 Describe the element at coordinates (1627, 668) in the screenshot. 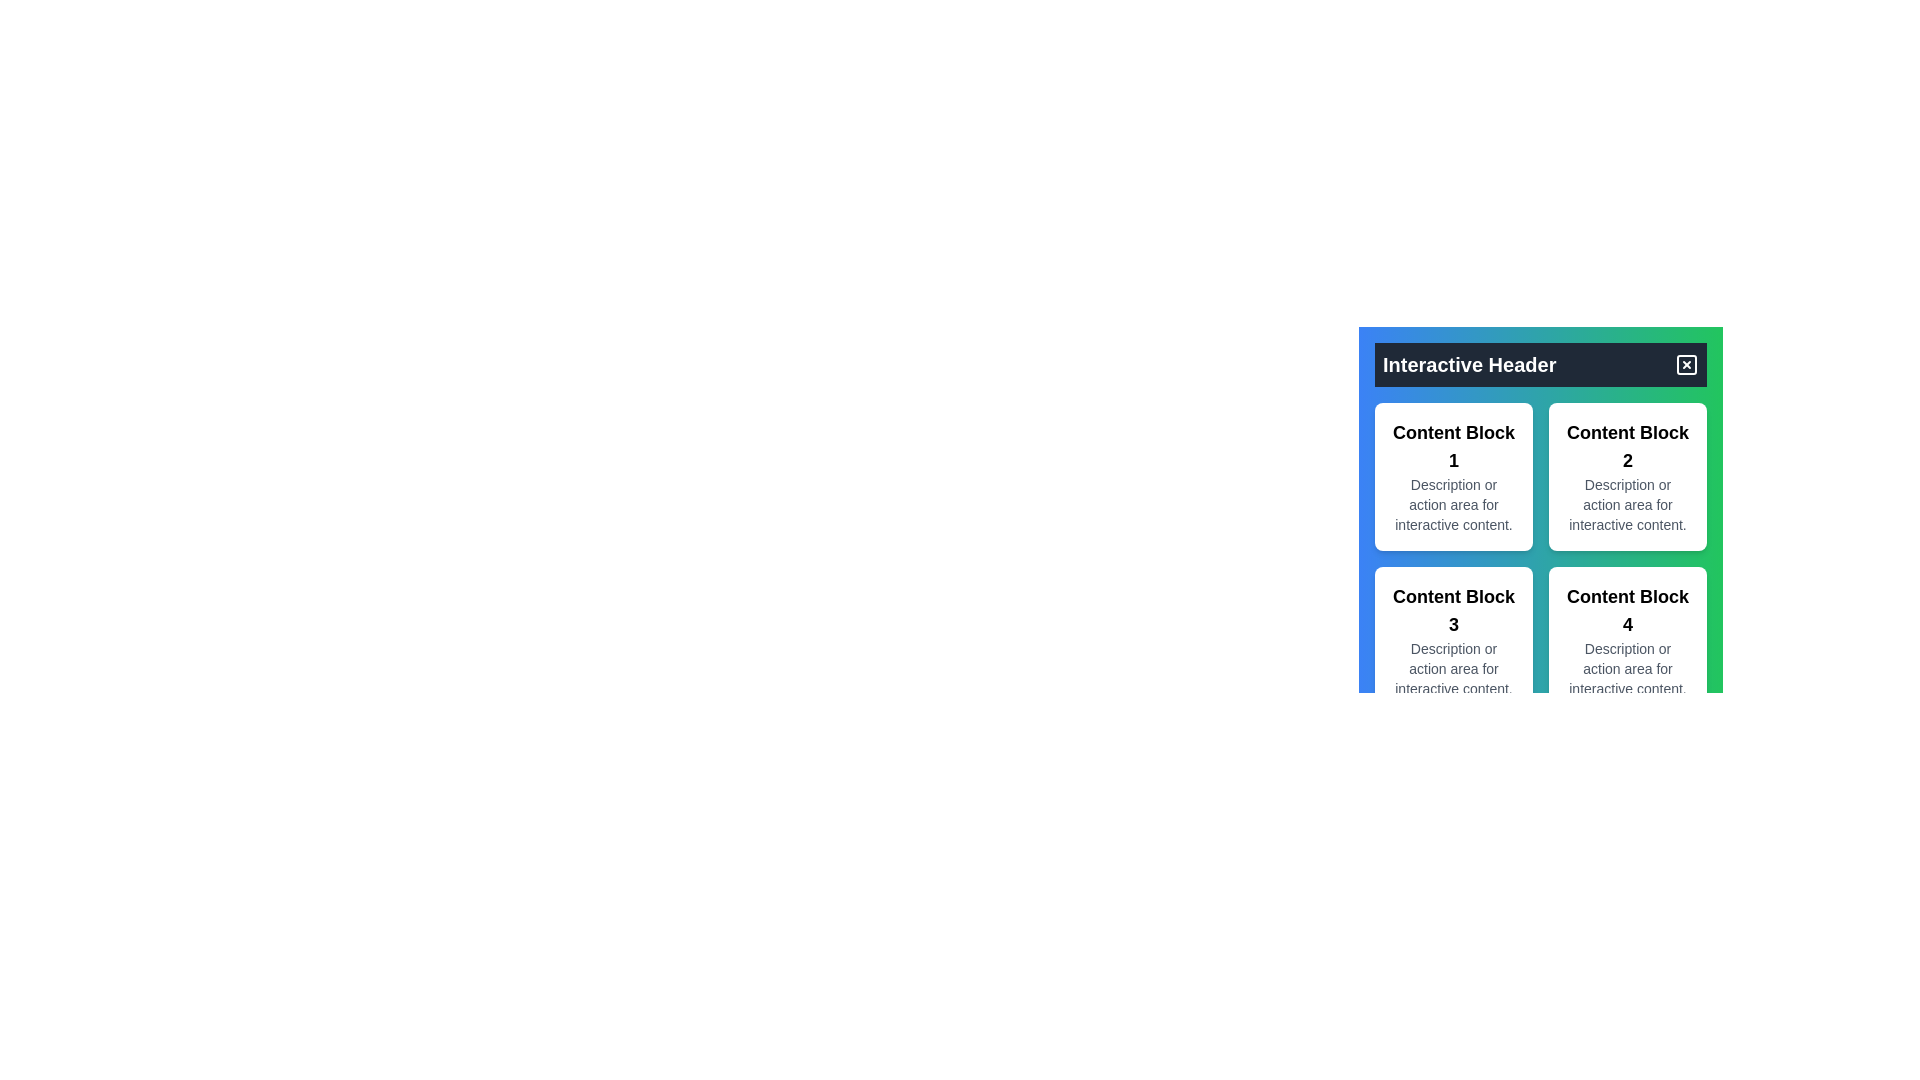

I see `the static text element that reads 'Description or action area for interactive content' located within the white rectangular card of 'Content Block 4.'` at that location.